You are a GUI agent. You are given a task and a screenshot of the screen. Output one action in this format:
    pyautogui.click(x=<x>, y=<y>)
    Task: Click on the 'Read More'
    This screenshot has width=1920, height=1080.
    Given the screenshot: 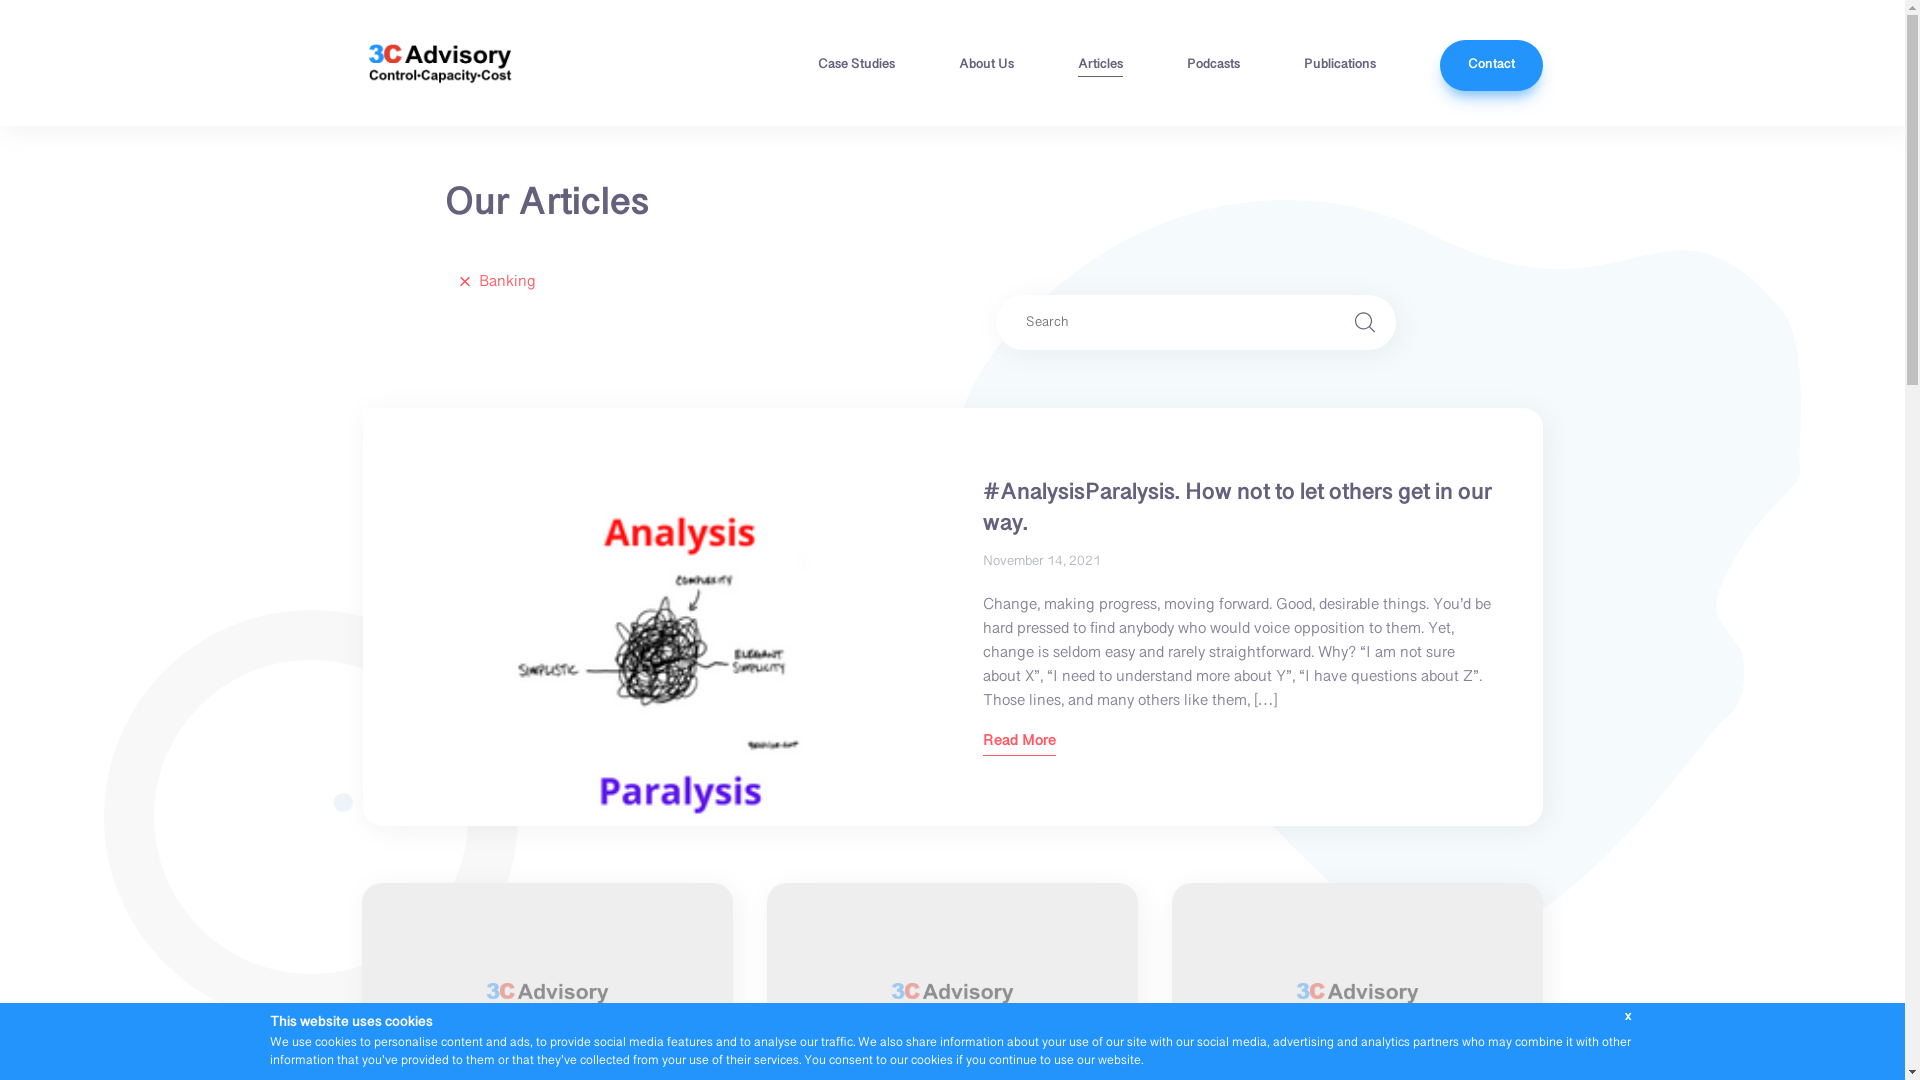 What is the action you would take?
    pyautogui.click(x=1018, y=744)
    